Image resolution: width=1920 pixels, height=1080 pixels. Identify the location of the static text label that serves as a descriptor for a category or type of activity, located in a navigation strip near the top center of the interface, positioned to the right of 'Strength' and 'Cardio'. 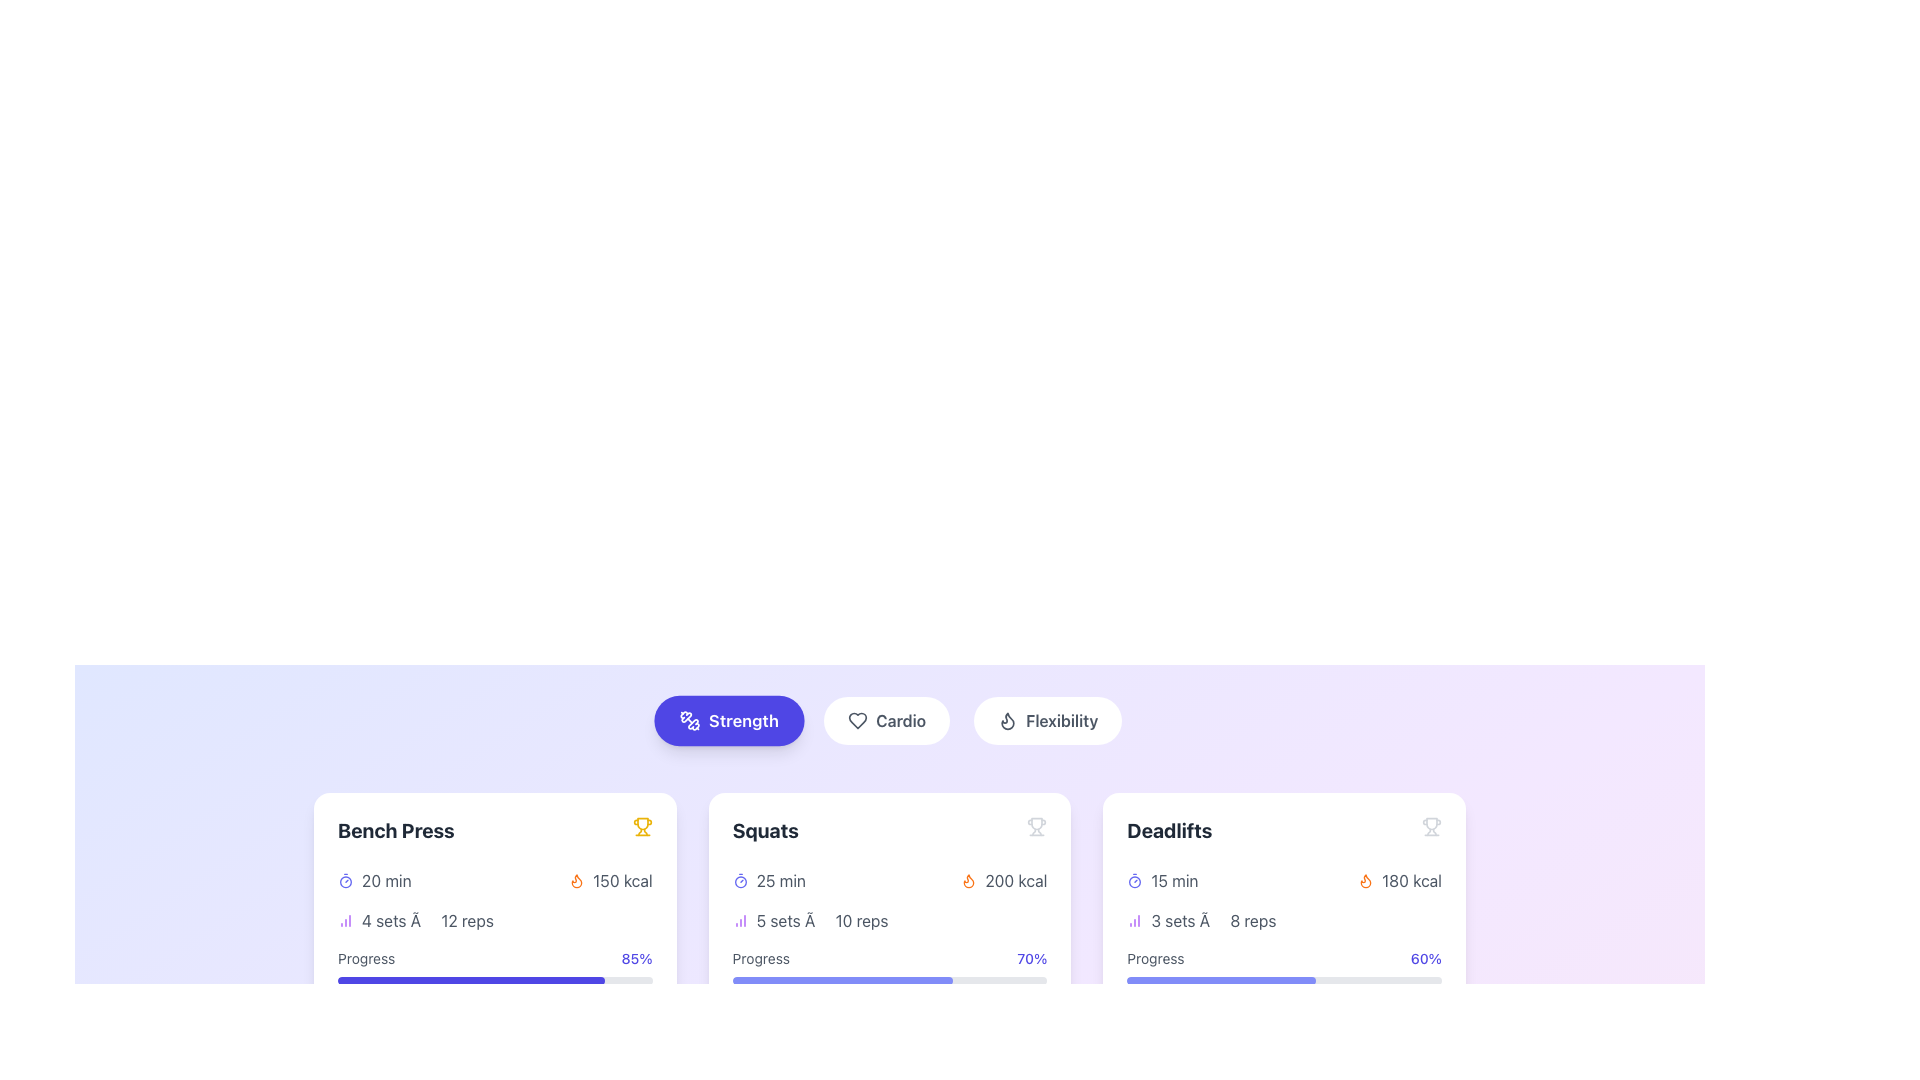
(1061, 721).